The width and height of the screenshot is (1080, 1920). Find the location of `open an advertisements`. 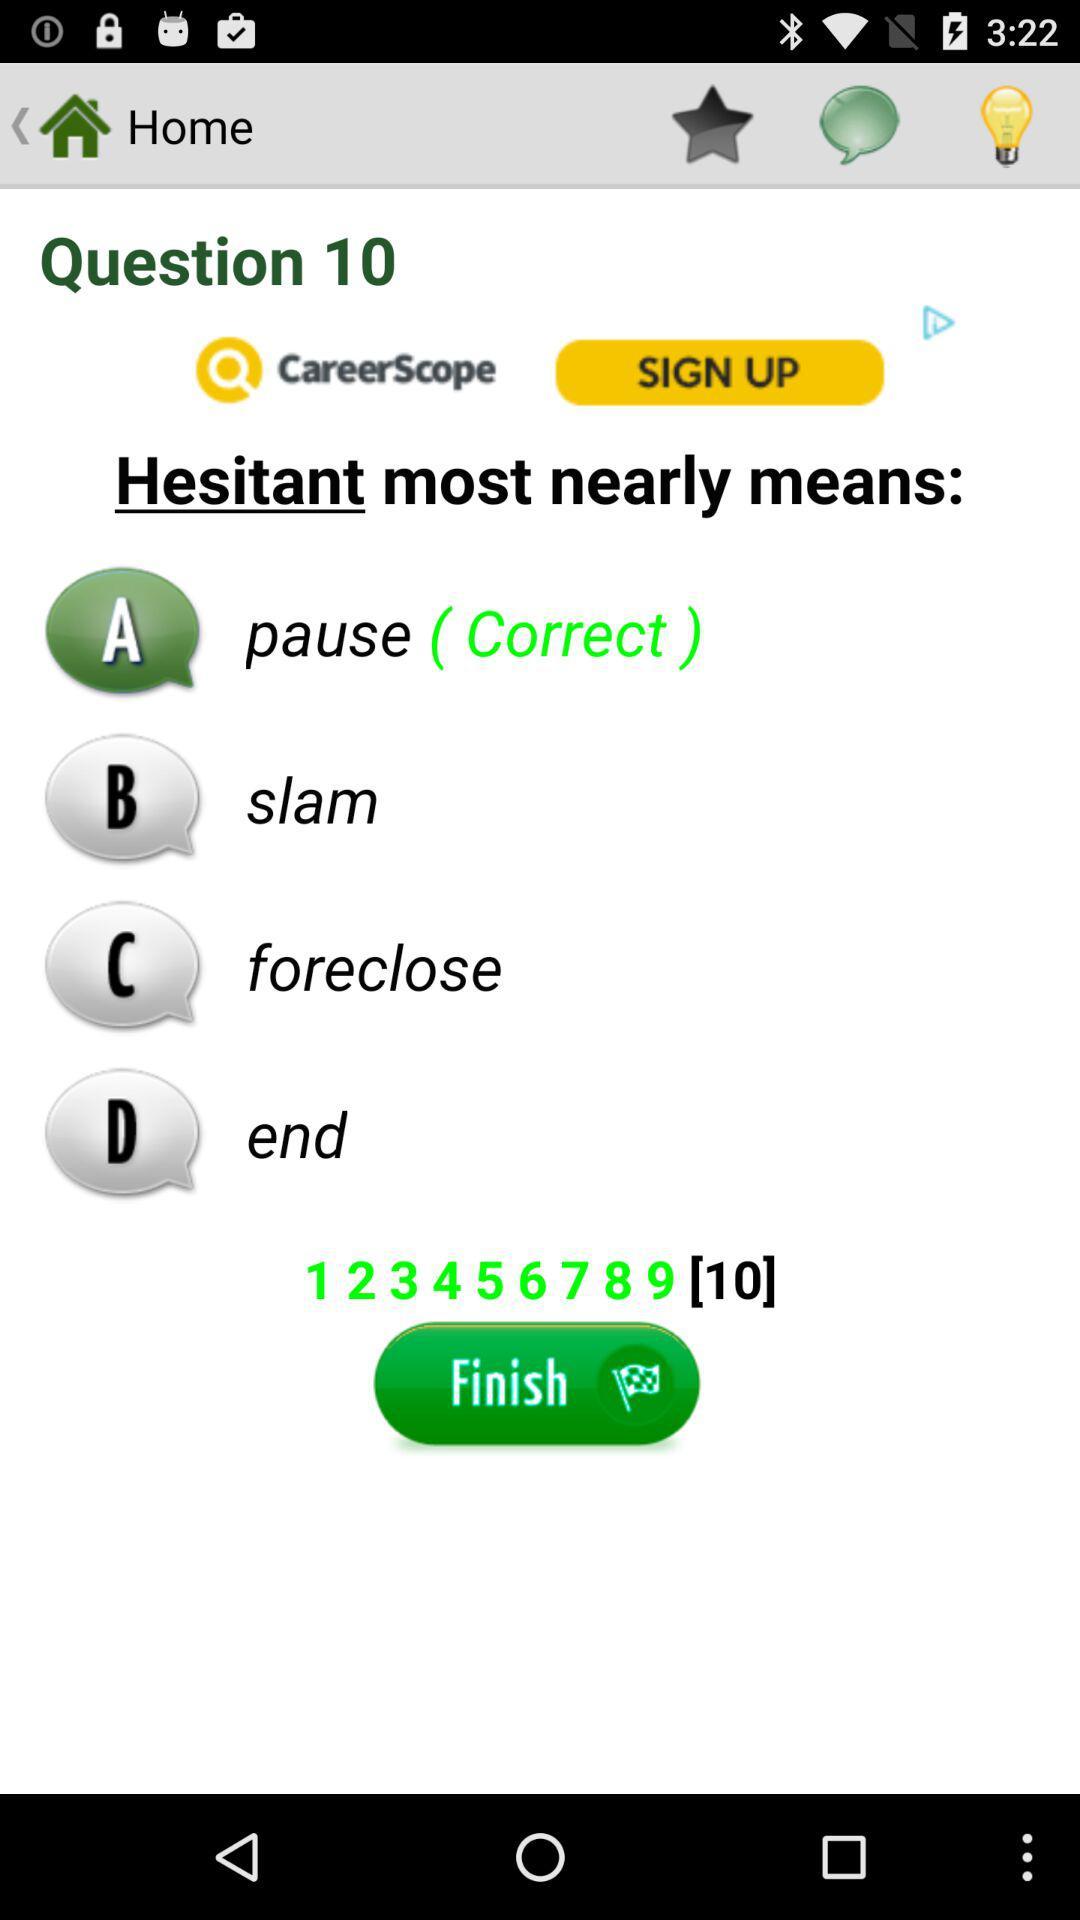

open an advertisements is located at coordinates (540, 368).